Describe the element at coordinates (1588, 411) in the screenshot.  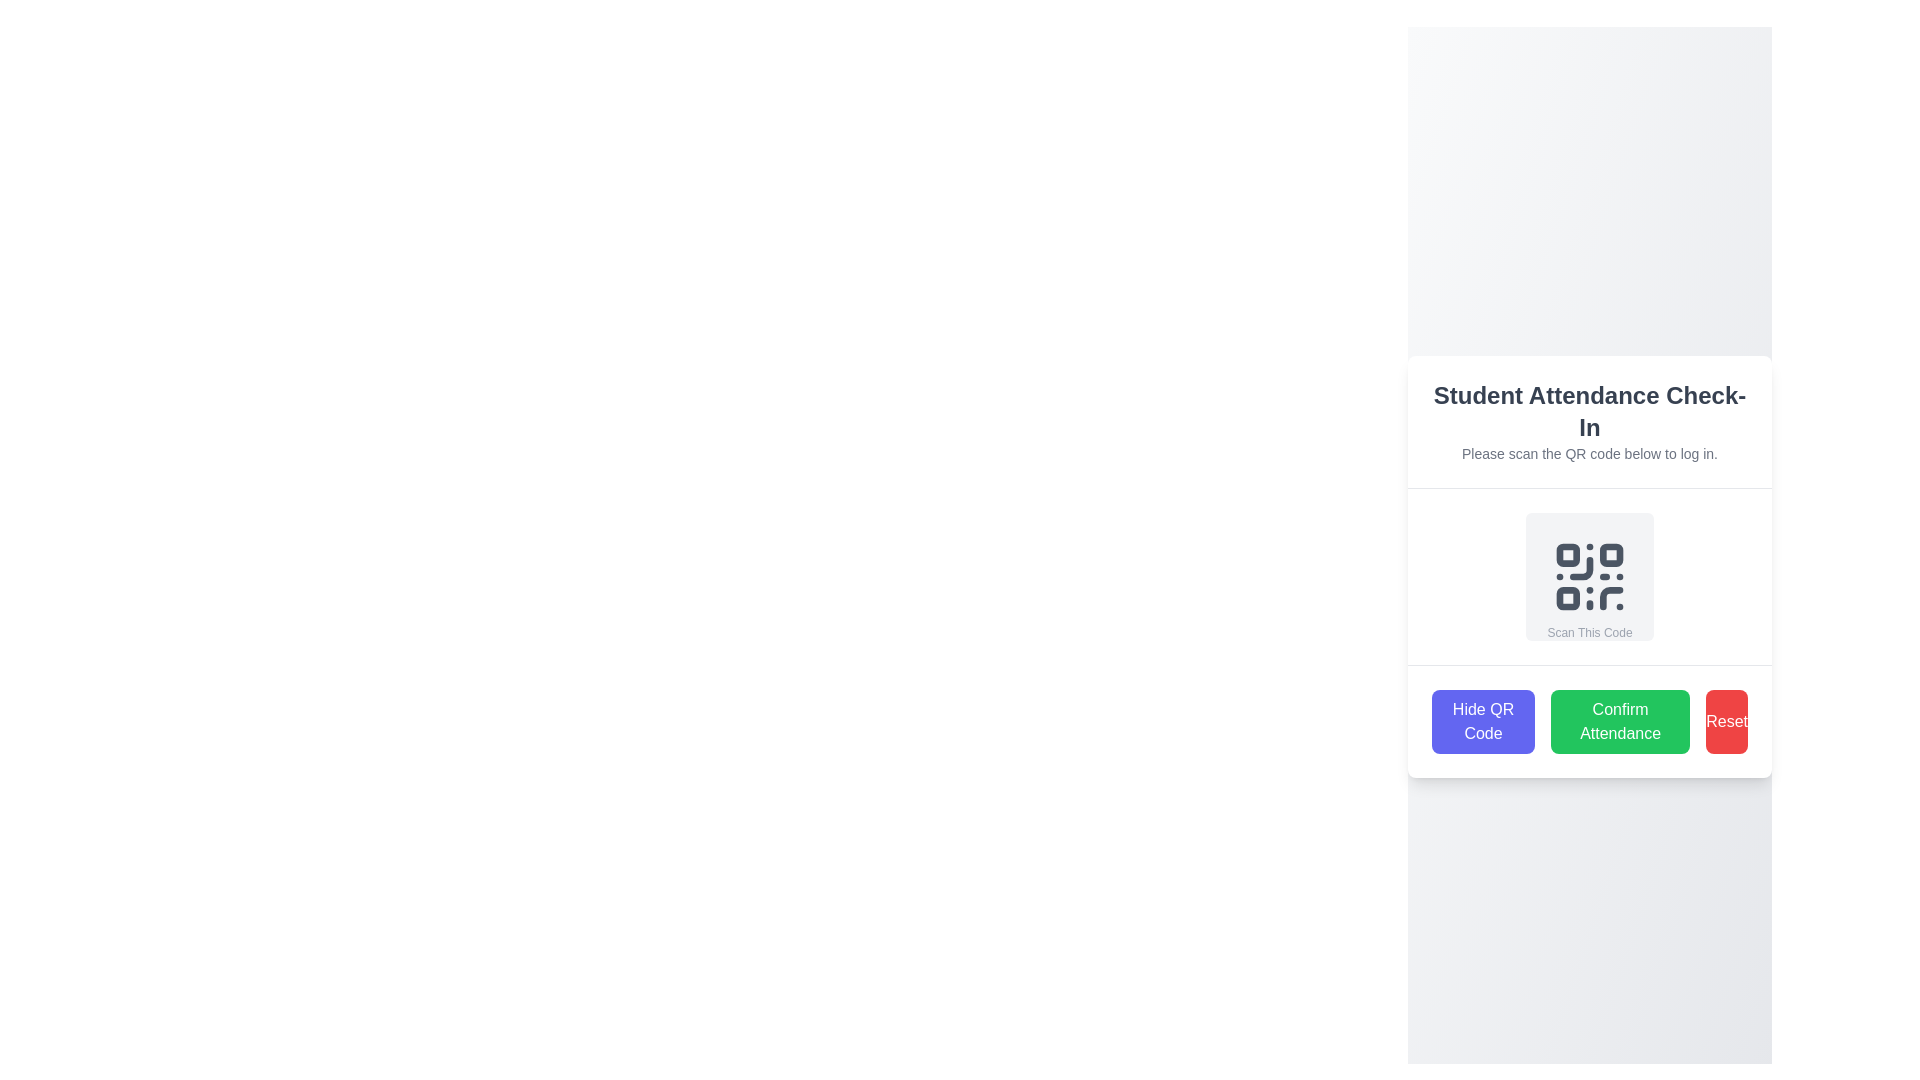
I see `the Text Header indicating the functionality for student attendance check-in, located at the top of the interface section` at that location.